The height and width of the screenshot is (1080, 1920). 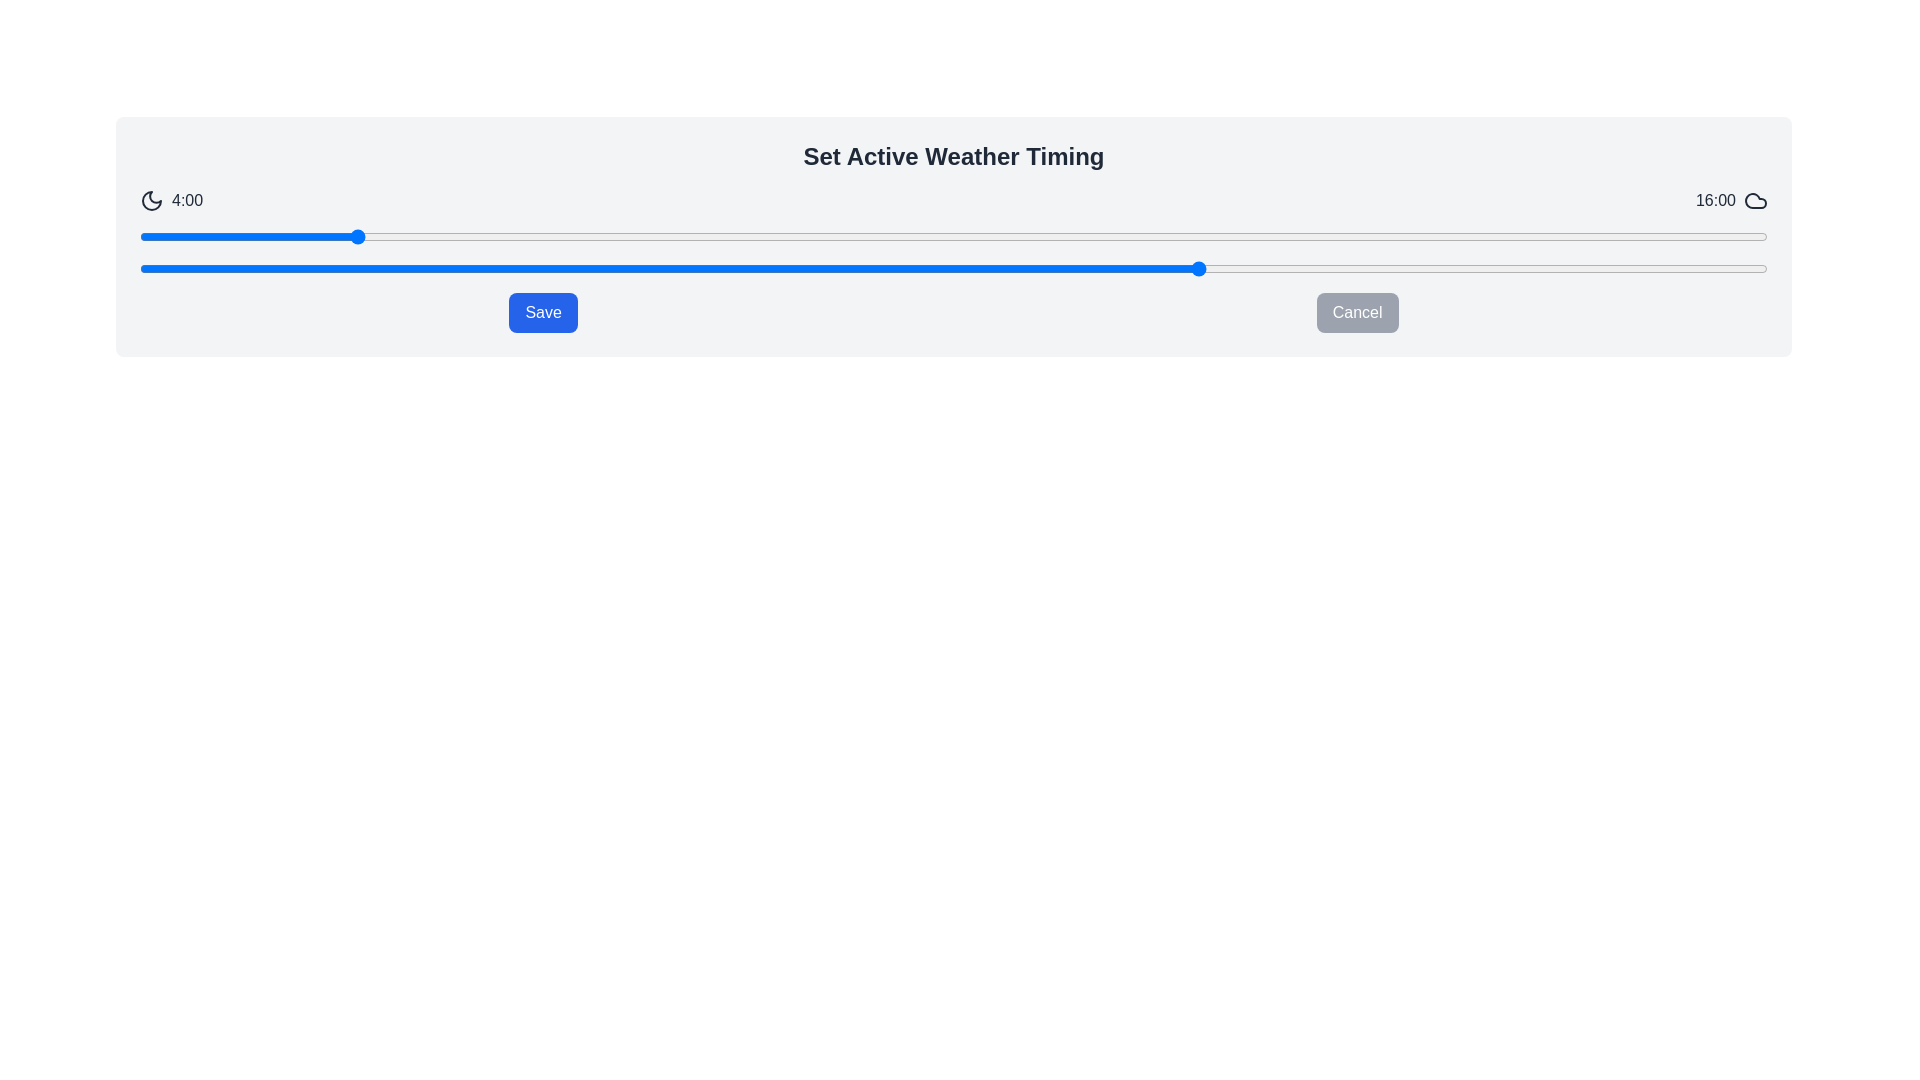 I want to click on the 'Cancel' button located to the right of the 'Save' button in the lower portion of the interface, so click(x=1357, y=312).